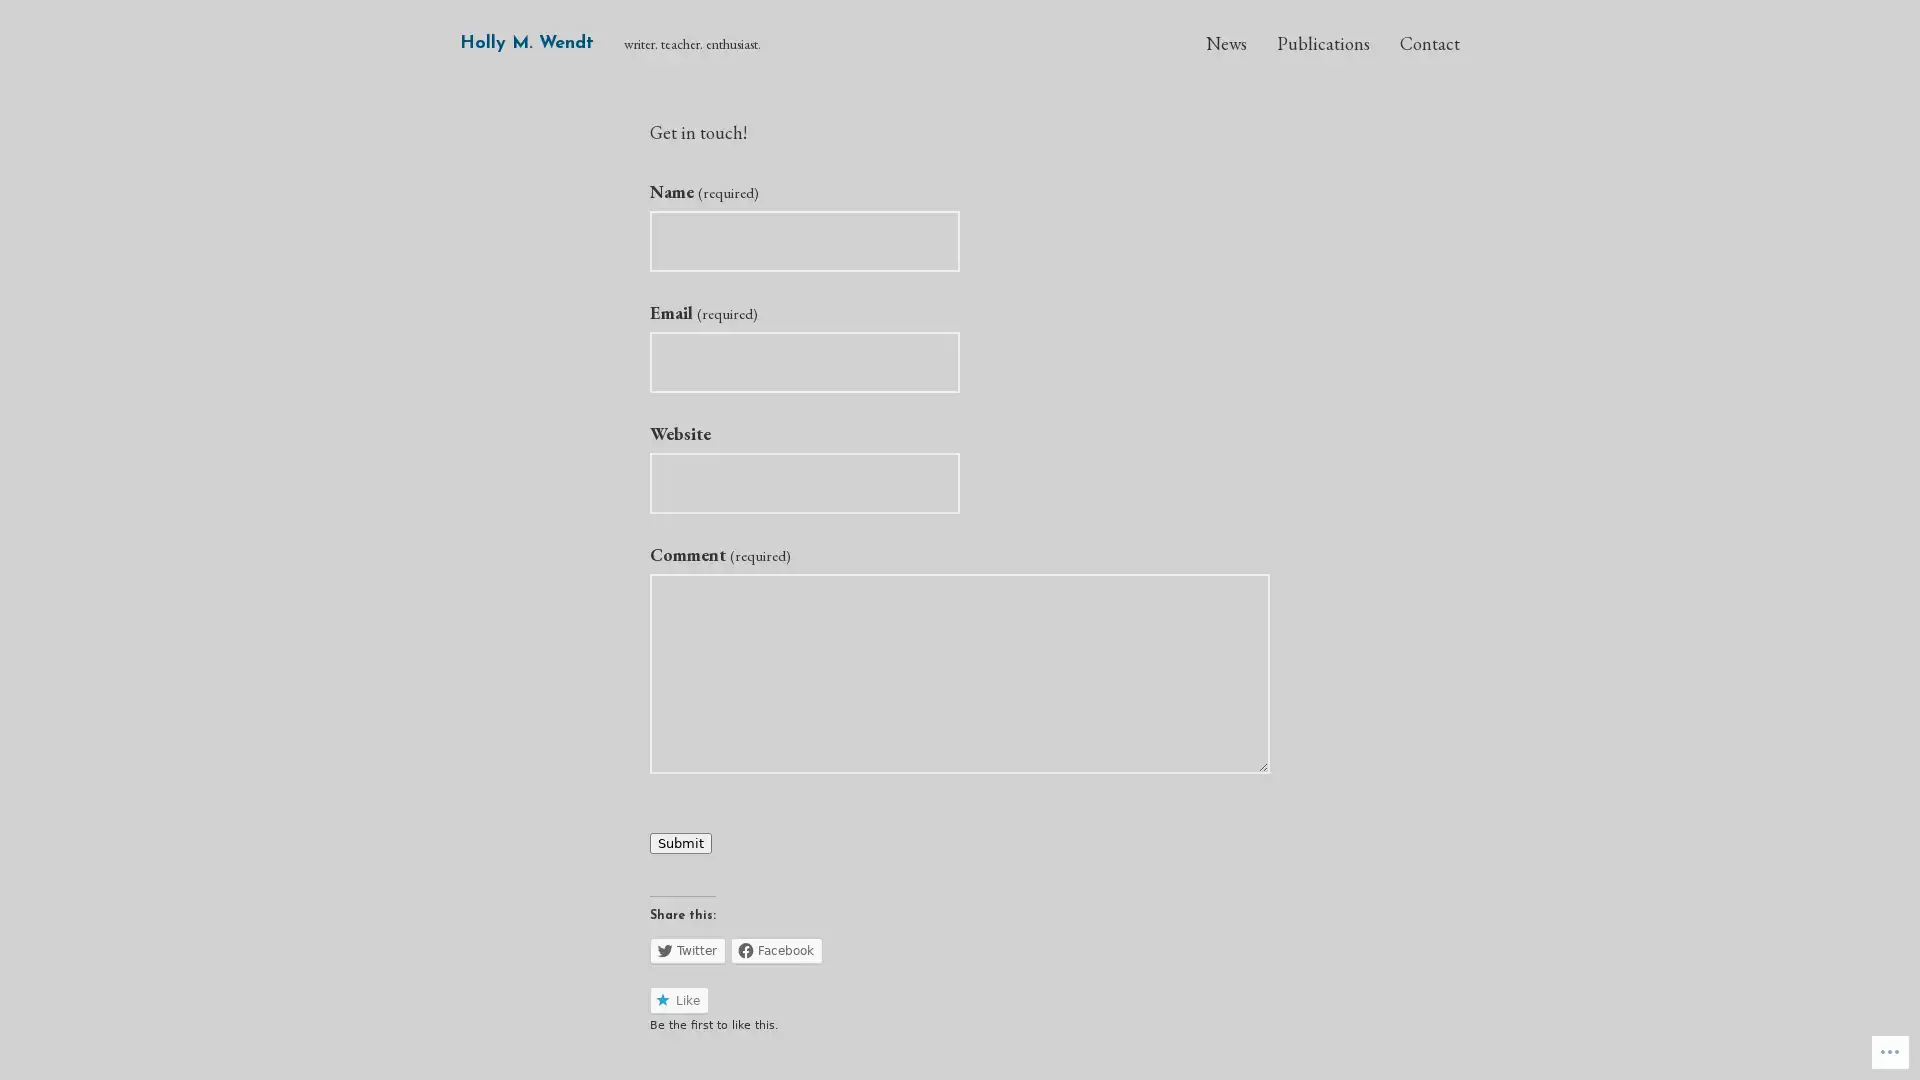  Describe the element at coordinates (681, 842) in the screenshot. I see `Submit` at that location.